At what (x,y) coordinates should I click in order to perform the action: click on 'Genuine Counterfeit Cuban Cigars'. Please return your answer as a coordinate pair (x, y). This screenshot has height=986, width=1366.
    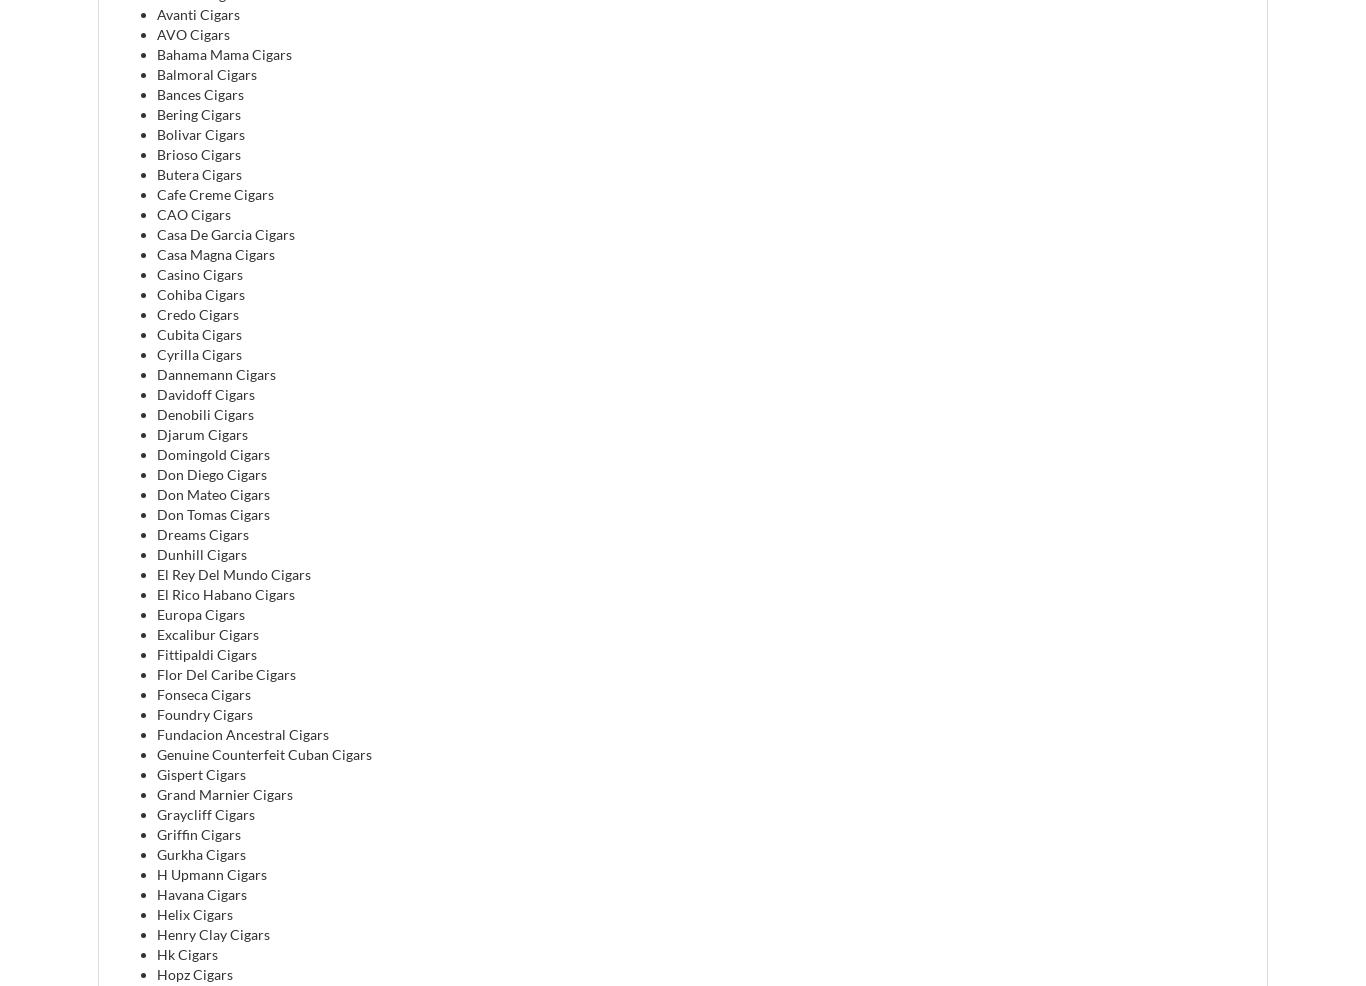
    Looking at the image, I should click on (264, 753).